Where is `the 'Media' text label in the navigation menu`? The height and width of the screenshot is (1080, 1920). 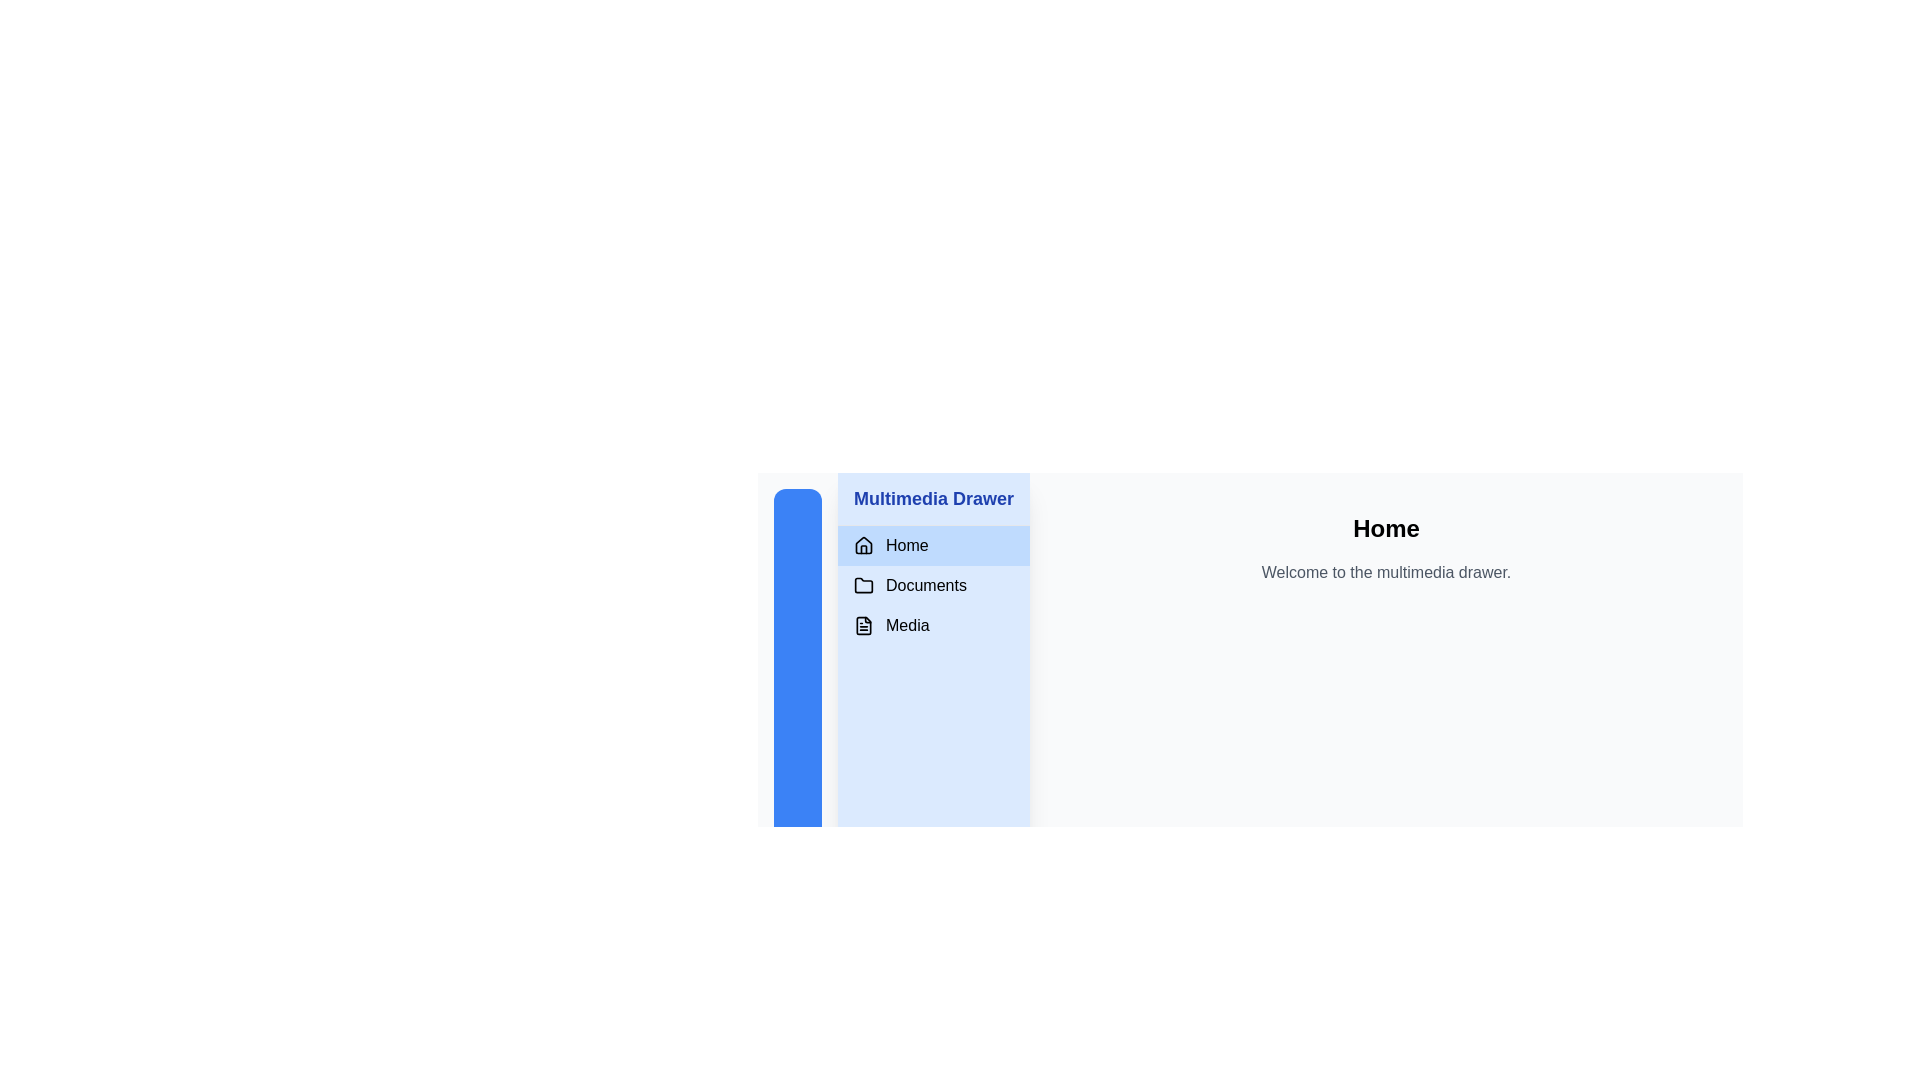
the 'Media' text label in the navigation menu is located at coordinates (906, 624).